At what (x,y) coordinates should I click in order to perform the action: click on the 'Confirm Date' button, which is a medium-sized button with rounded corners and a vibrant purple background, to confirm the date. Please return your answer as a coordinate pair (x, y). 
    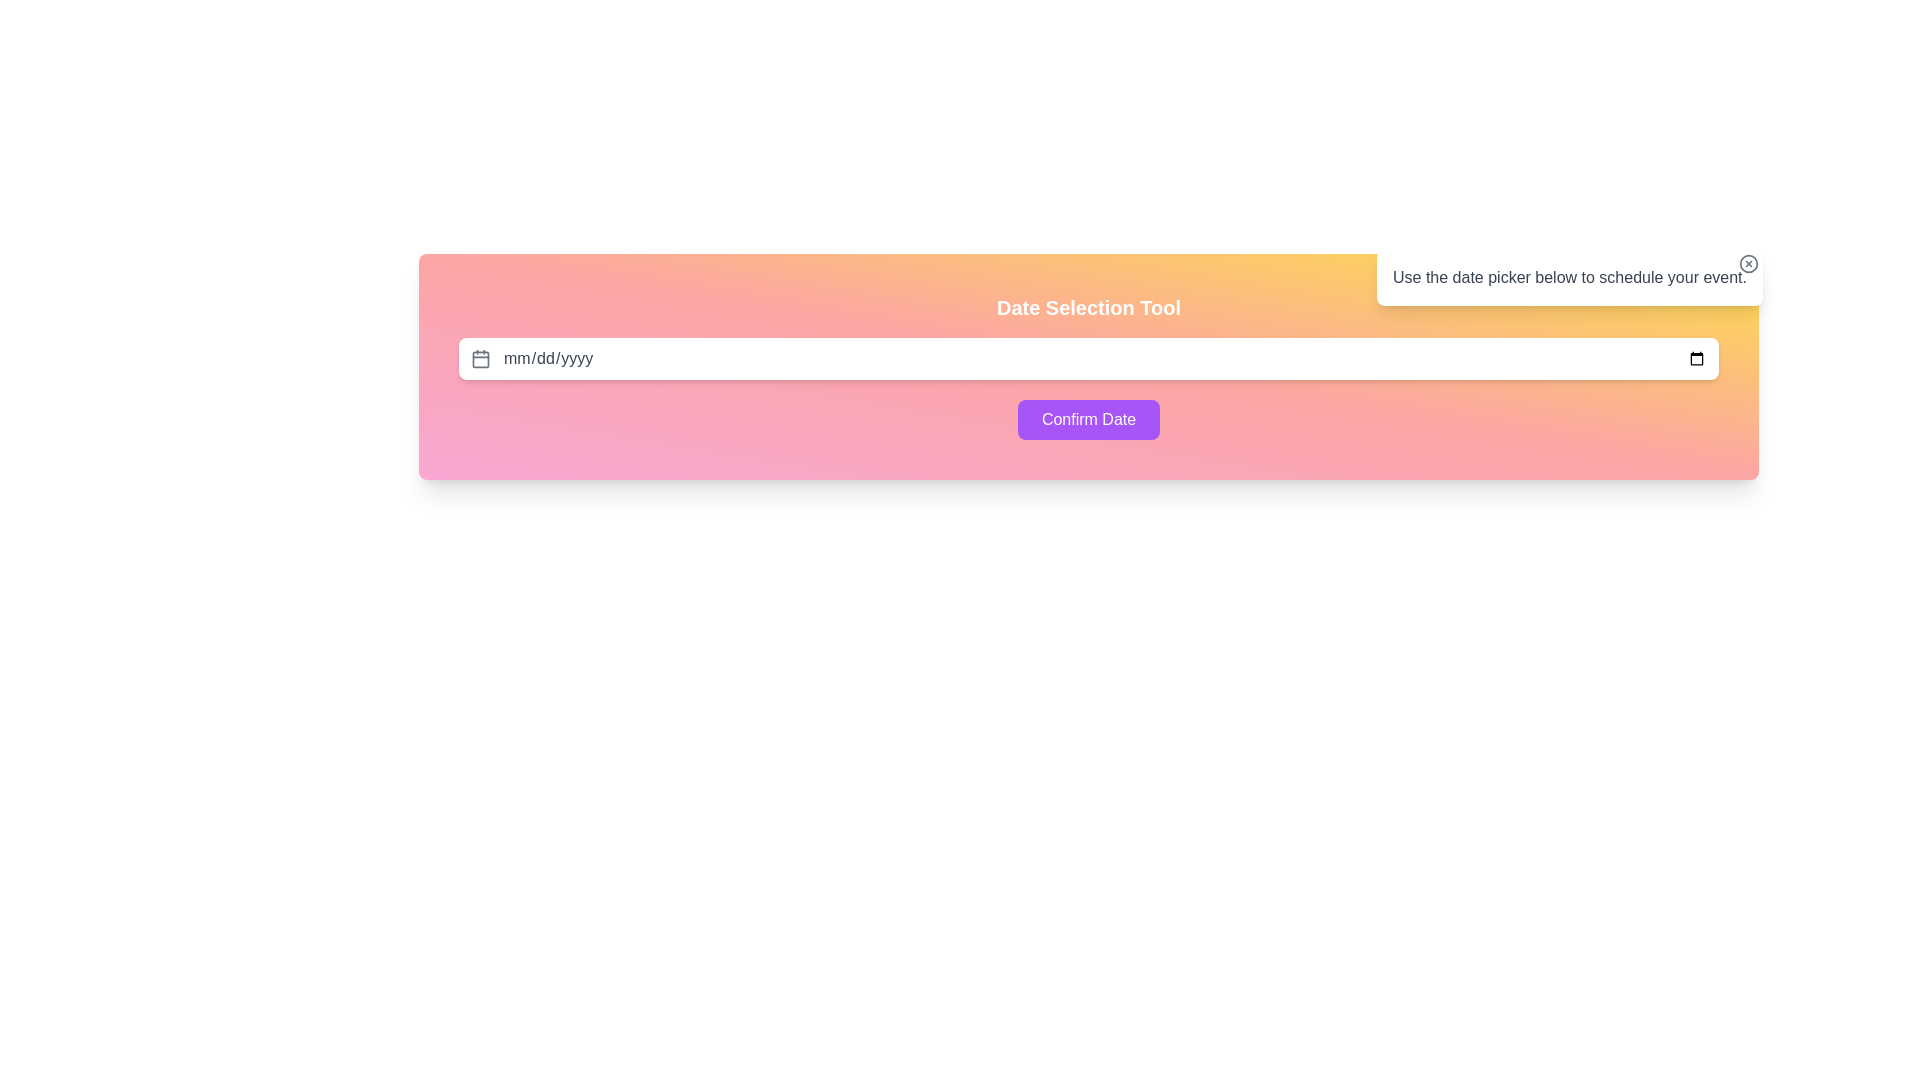
    Looking at the image, I should click on (1088, 419).